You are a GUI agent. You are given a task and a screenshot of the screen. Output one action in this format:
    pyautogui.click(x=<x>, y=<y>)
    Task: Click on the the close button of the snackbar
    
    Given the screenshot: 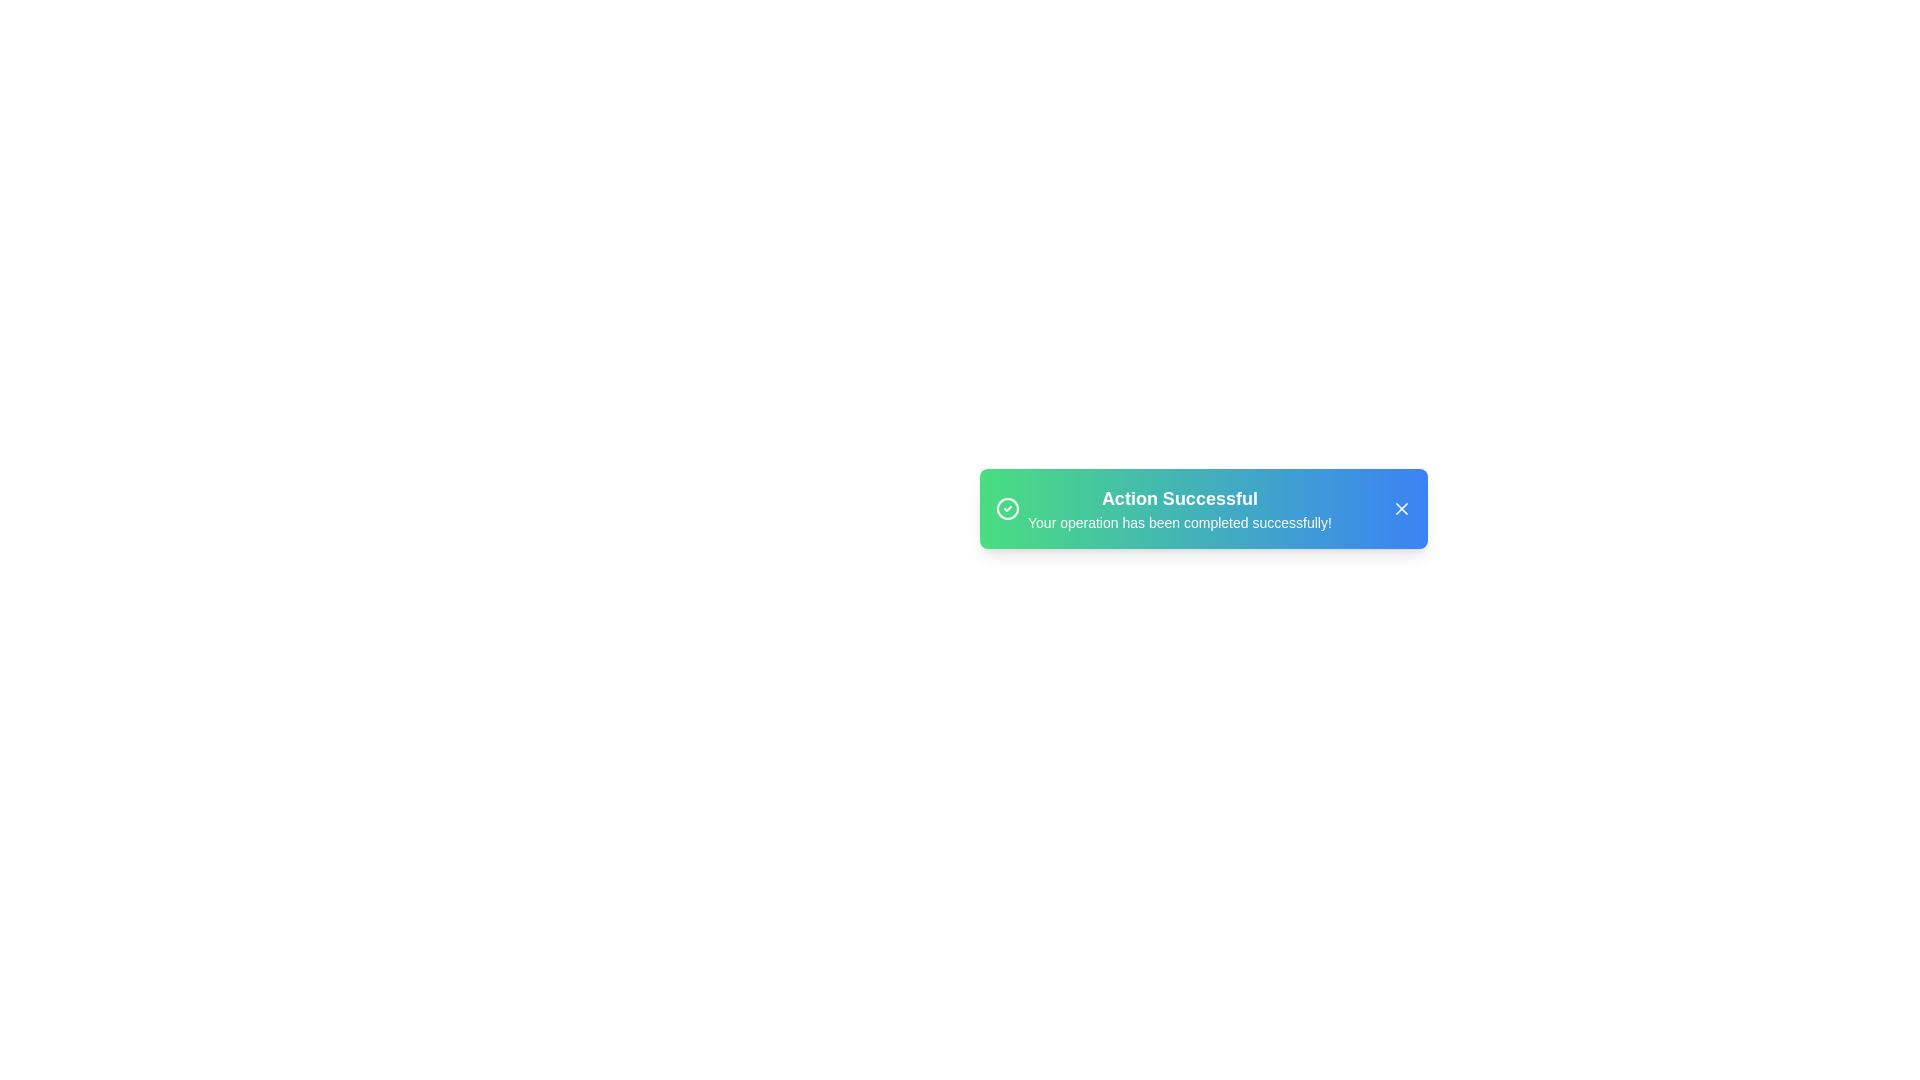 What is the action you would take?
    pyautogui.click(x=1400, y=508)
    